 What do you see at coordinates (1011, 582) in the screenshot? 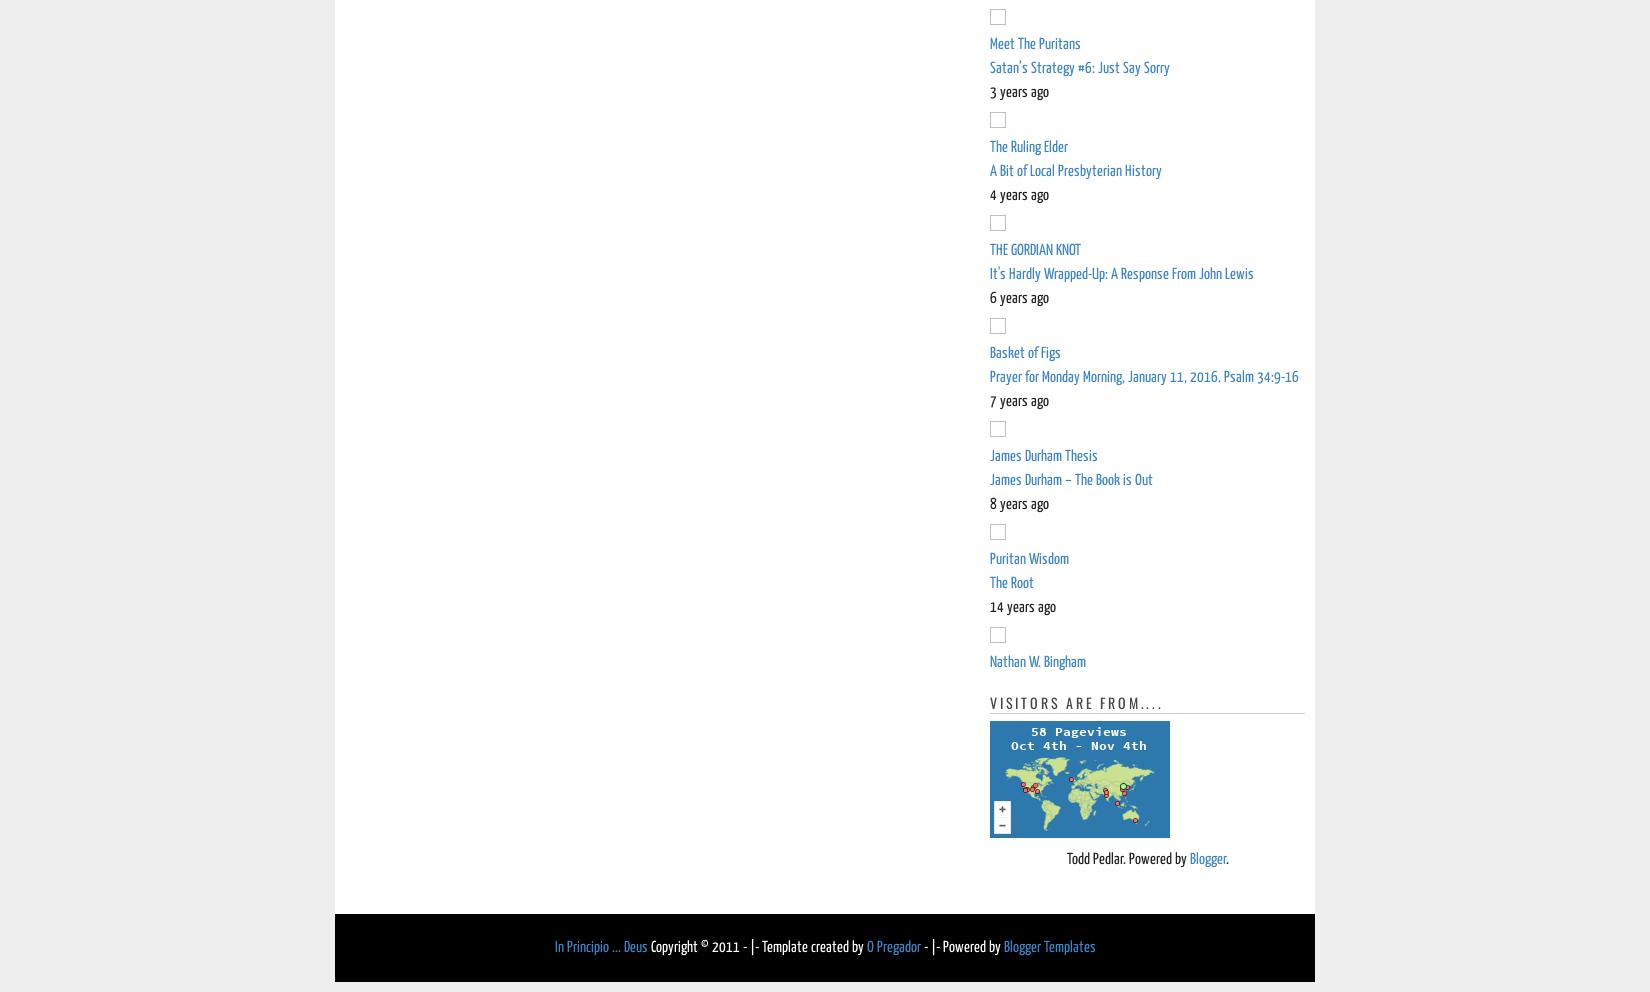
I see `'The Root'` at bounding box center [1011, 582].